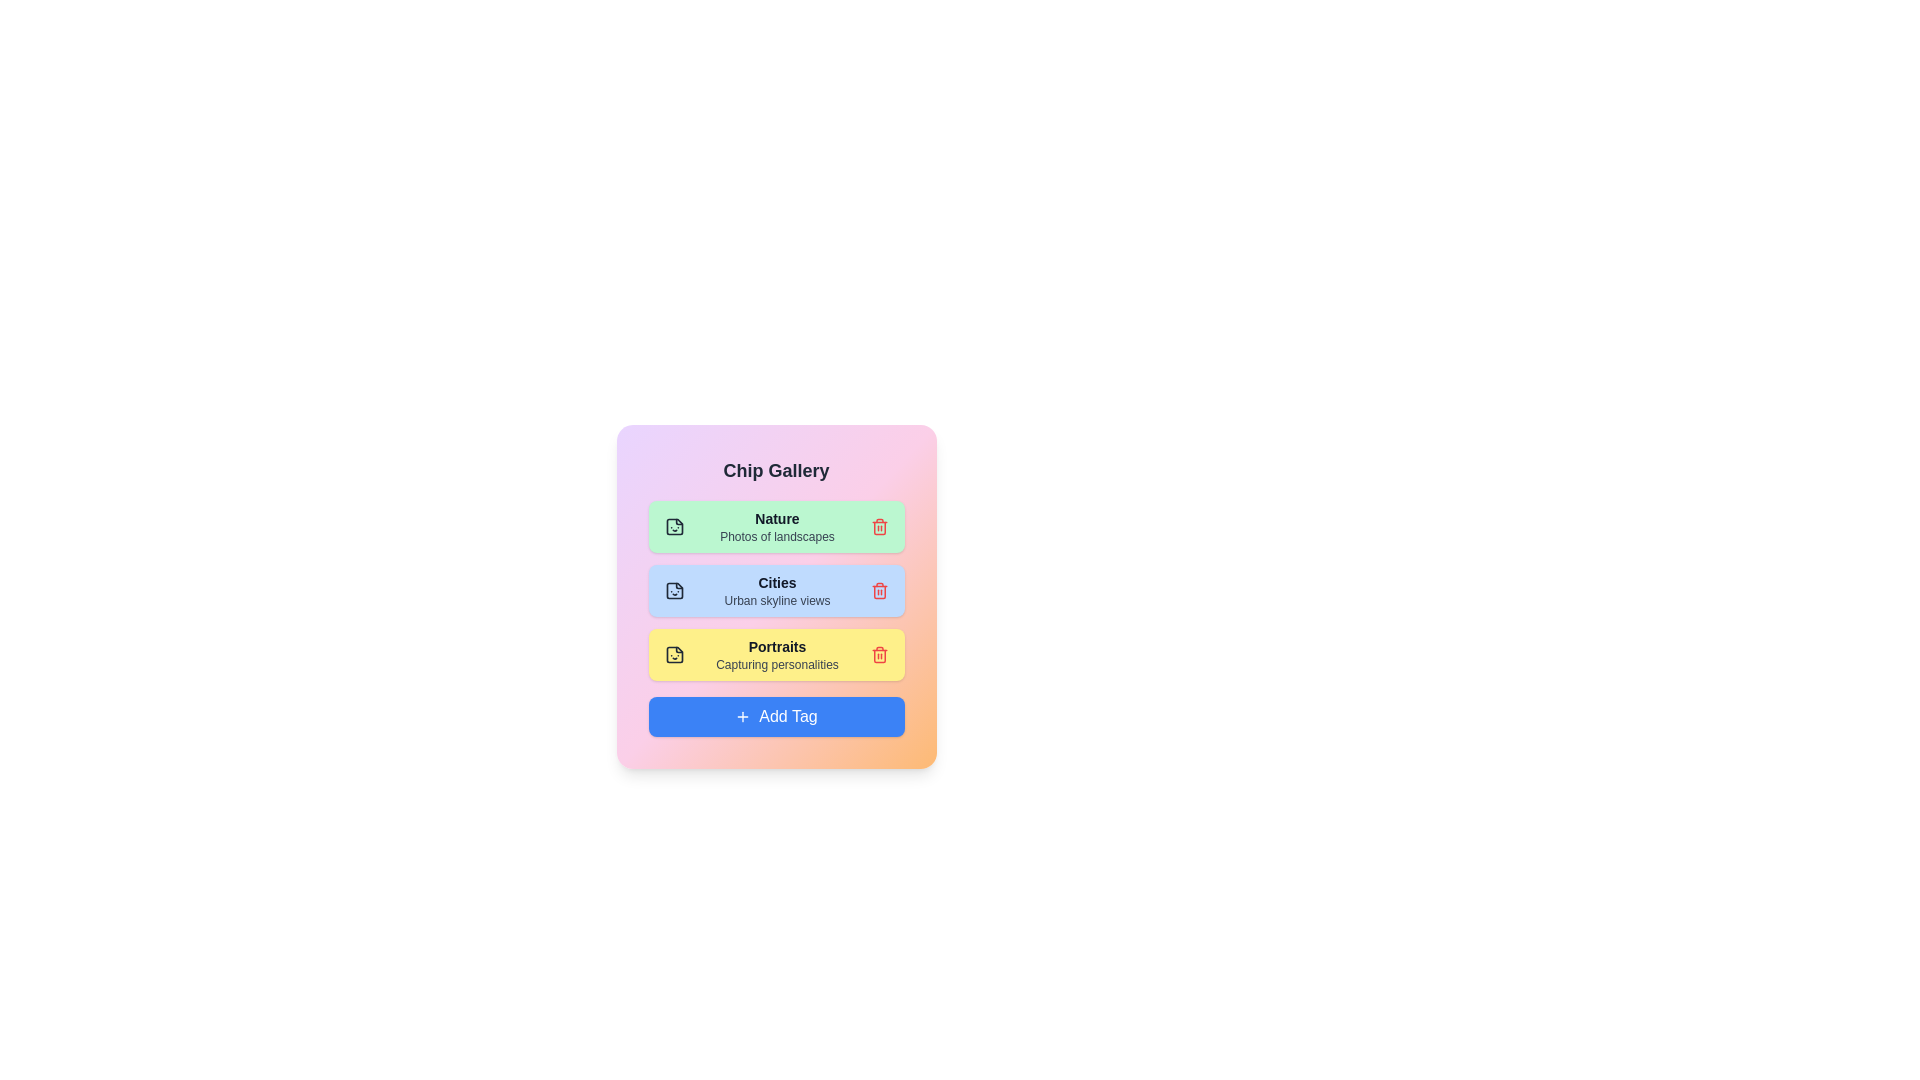 This screenshot has width=1920, height=1080. Describe the element at coordinates (879, 589) in the screenshot. I see `the delete button for the tag labeled 'Cities' to remove it` at that location.